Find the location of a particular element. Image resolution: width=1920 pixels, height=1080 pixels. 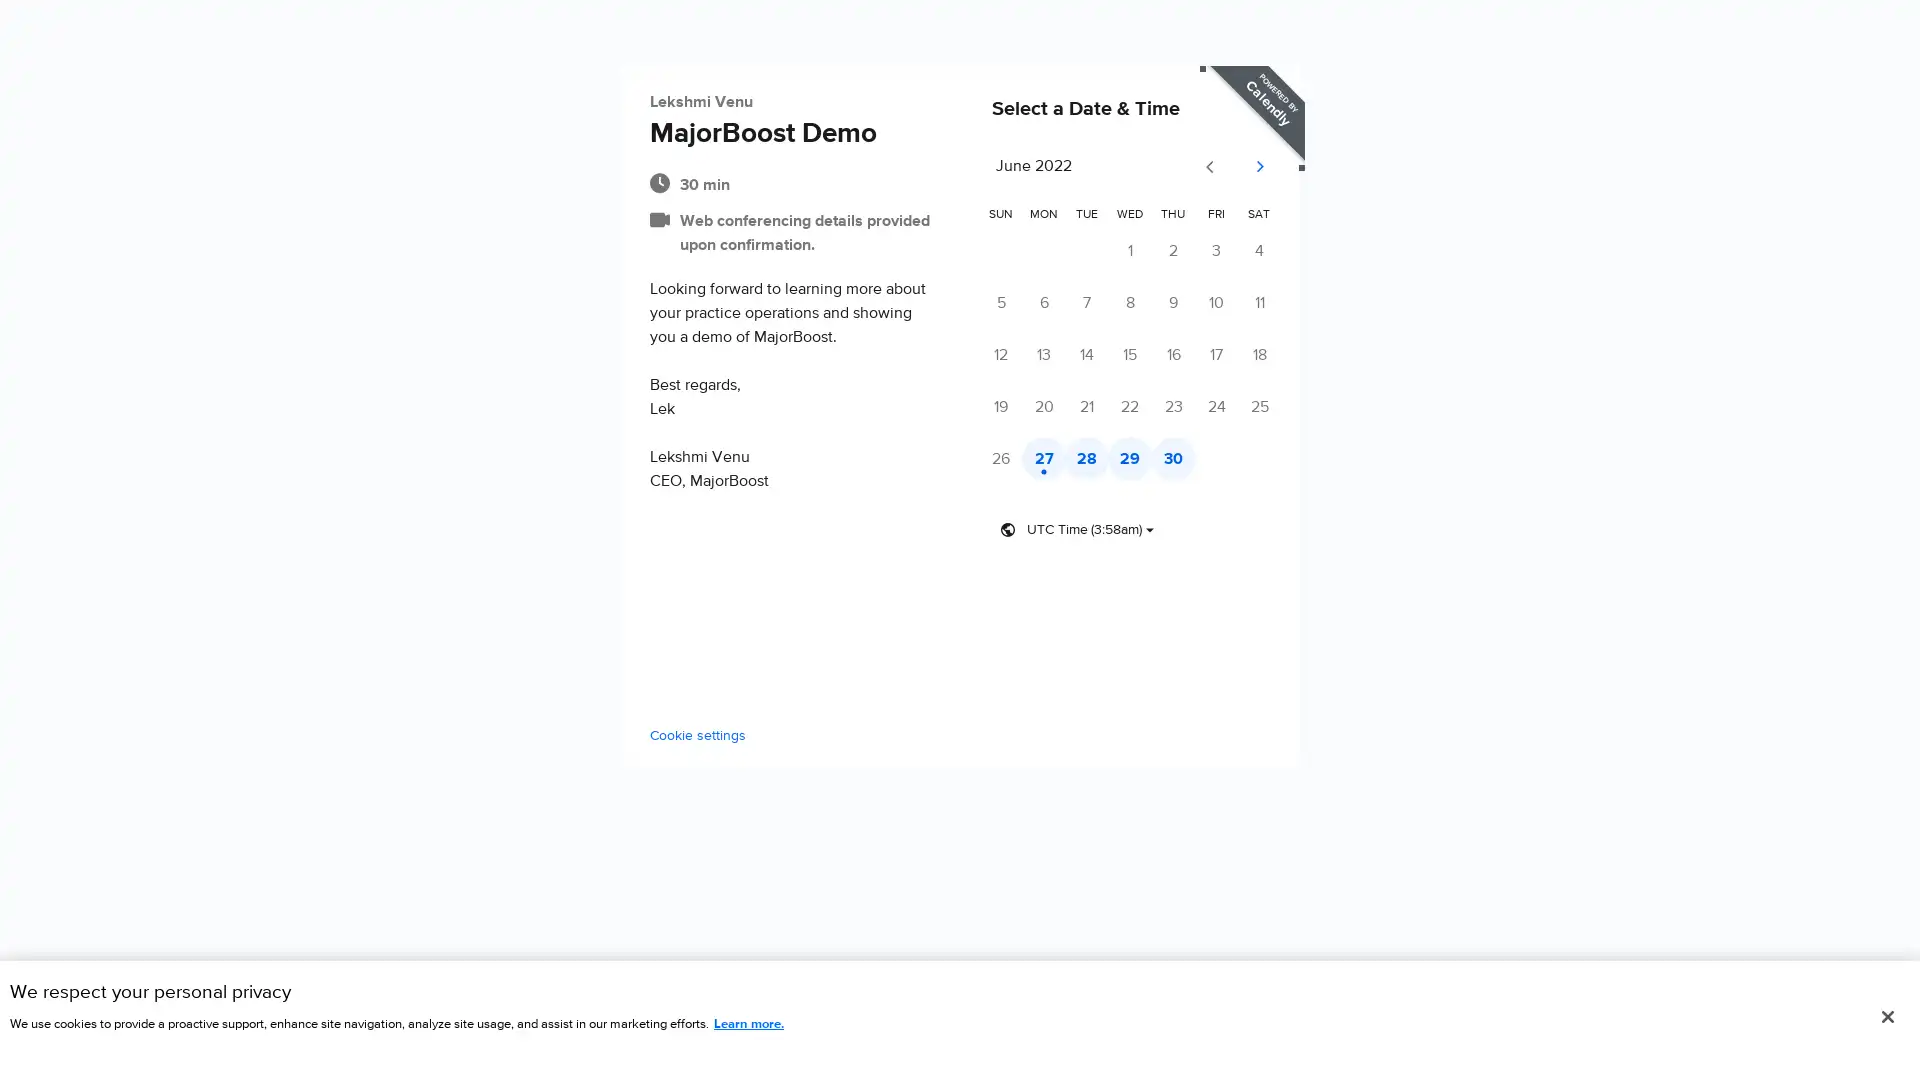

Friday, June 24 - No times available is located at coordinates (1261, 407).